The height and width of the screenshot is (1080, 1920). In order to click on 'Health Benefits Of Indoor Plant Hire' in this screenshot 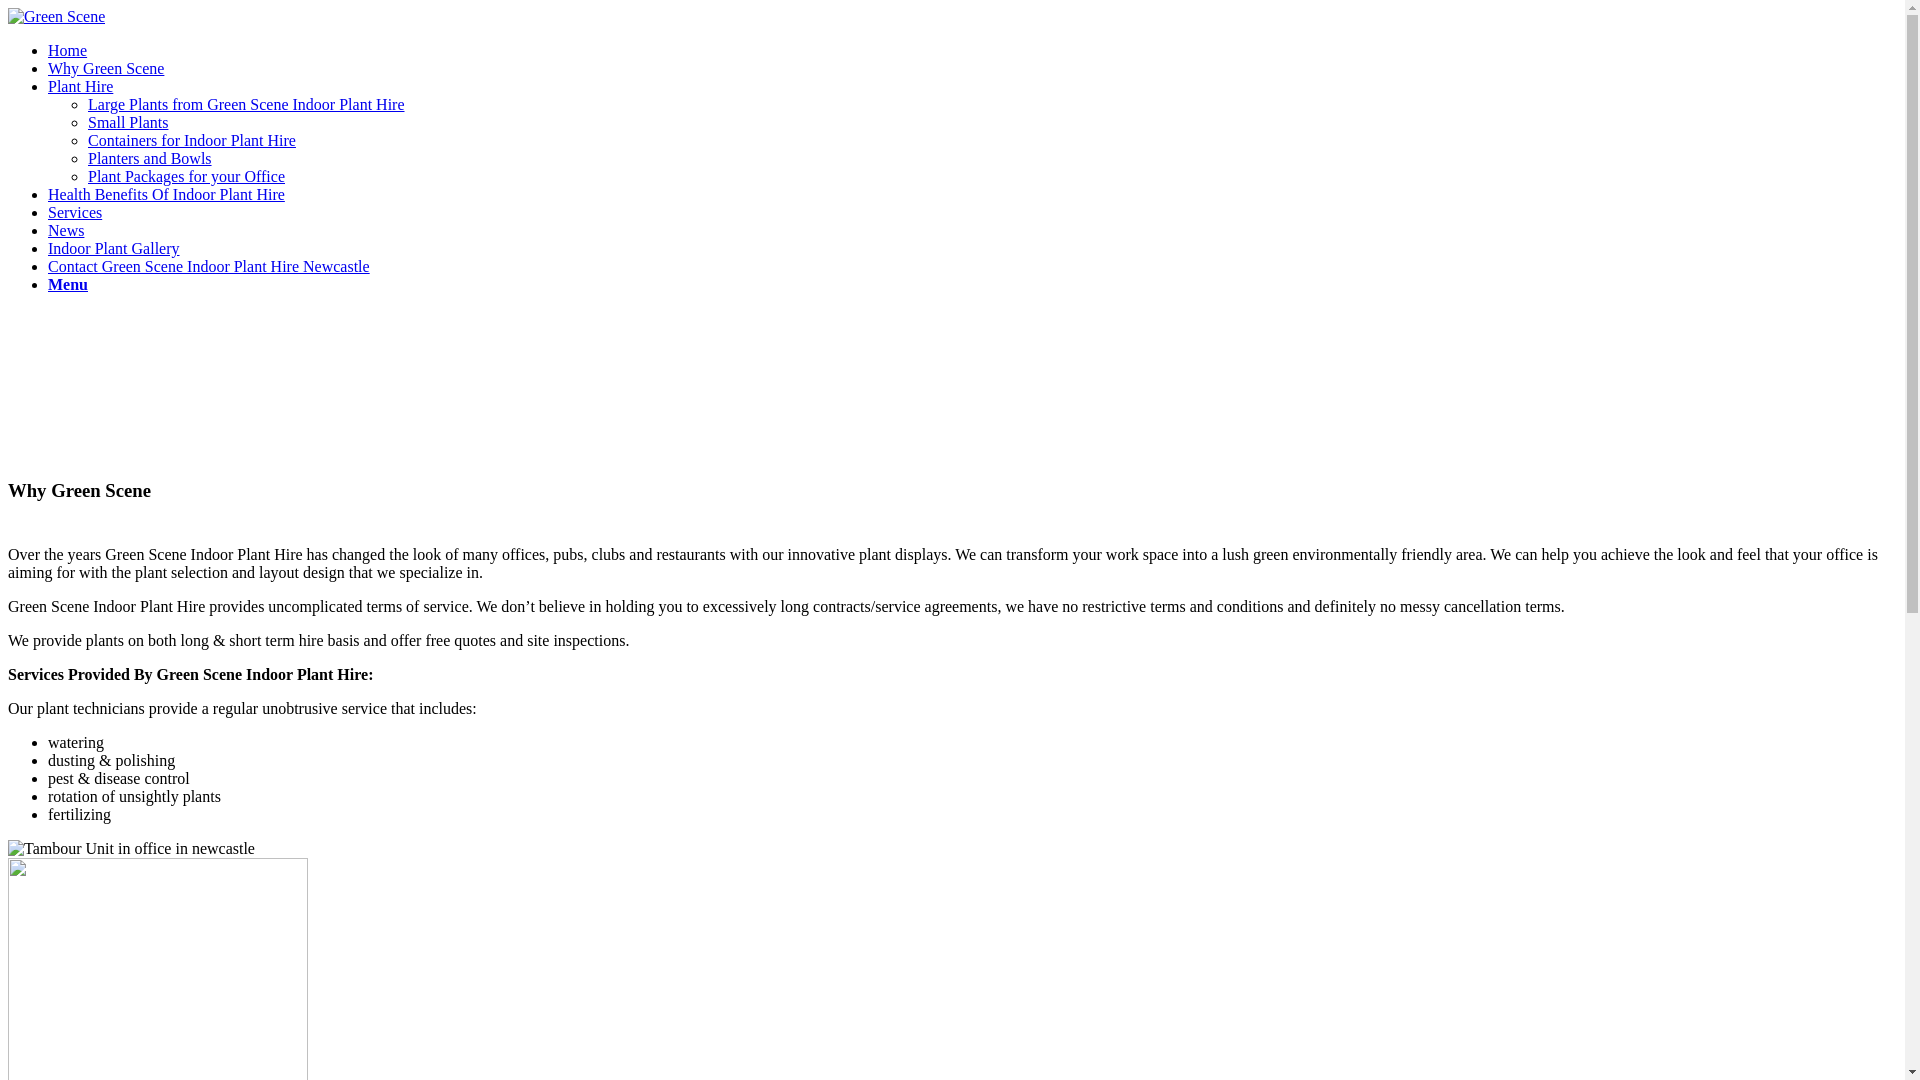, I will do `click(48, 194)`.